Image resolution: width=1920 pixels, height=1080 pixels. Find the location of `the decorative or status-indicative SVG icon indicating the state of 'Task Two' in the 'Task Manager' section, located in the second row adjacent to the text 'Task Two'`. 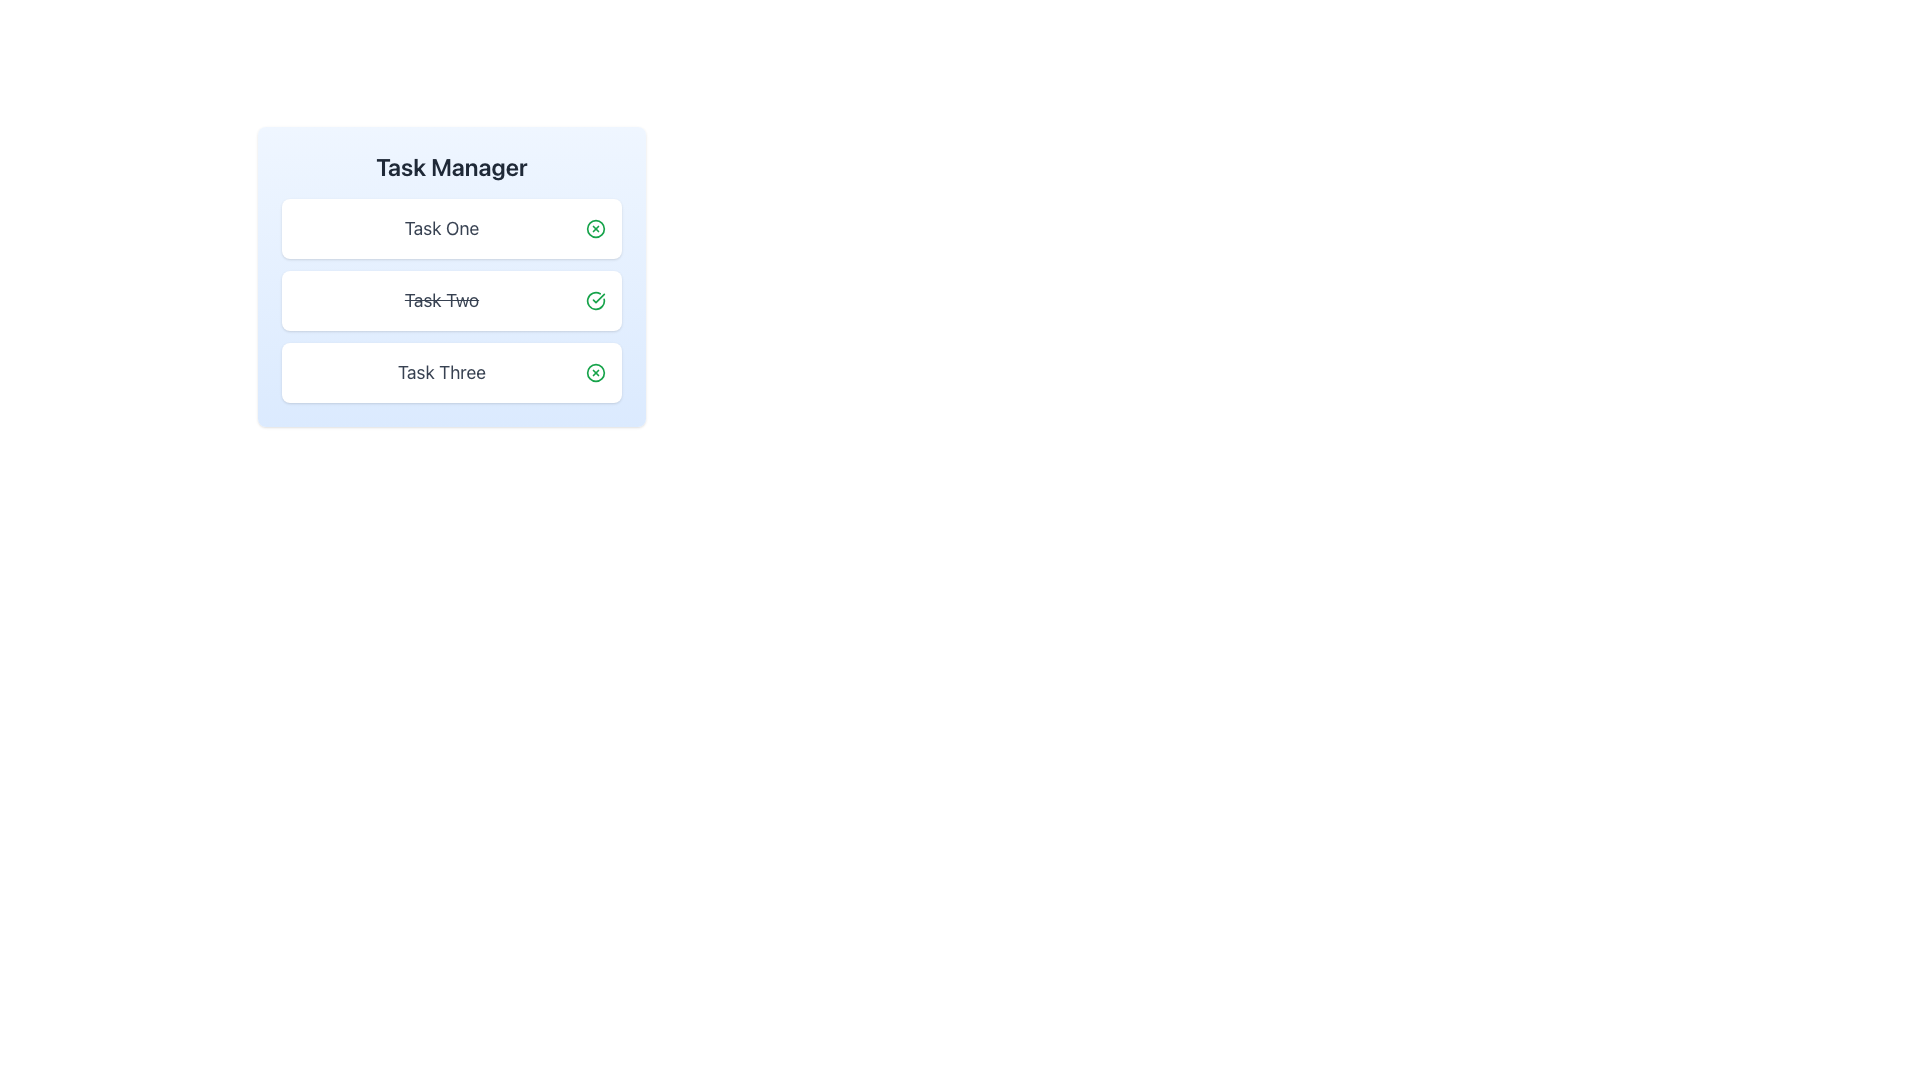

the decorative or status-indicative SVG icon indicating the state of 'Task Two' in the 'Task Manager' section, located in the second row adjacent to the text 'Task Two' is located at coordinates (594, 300).